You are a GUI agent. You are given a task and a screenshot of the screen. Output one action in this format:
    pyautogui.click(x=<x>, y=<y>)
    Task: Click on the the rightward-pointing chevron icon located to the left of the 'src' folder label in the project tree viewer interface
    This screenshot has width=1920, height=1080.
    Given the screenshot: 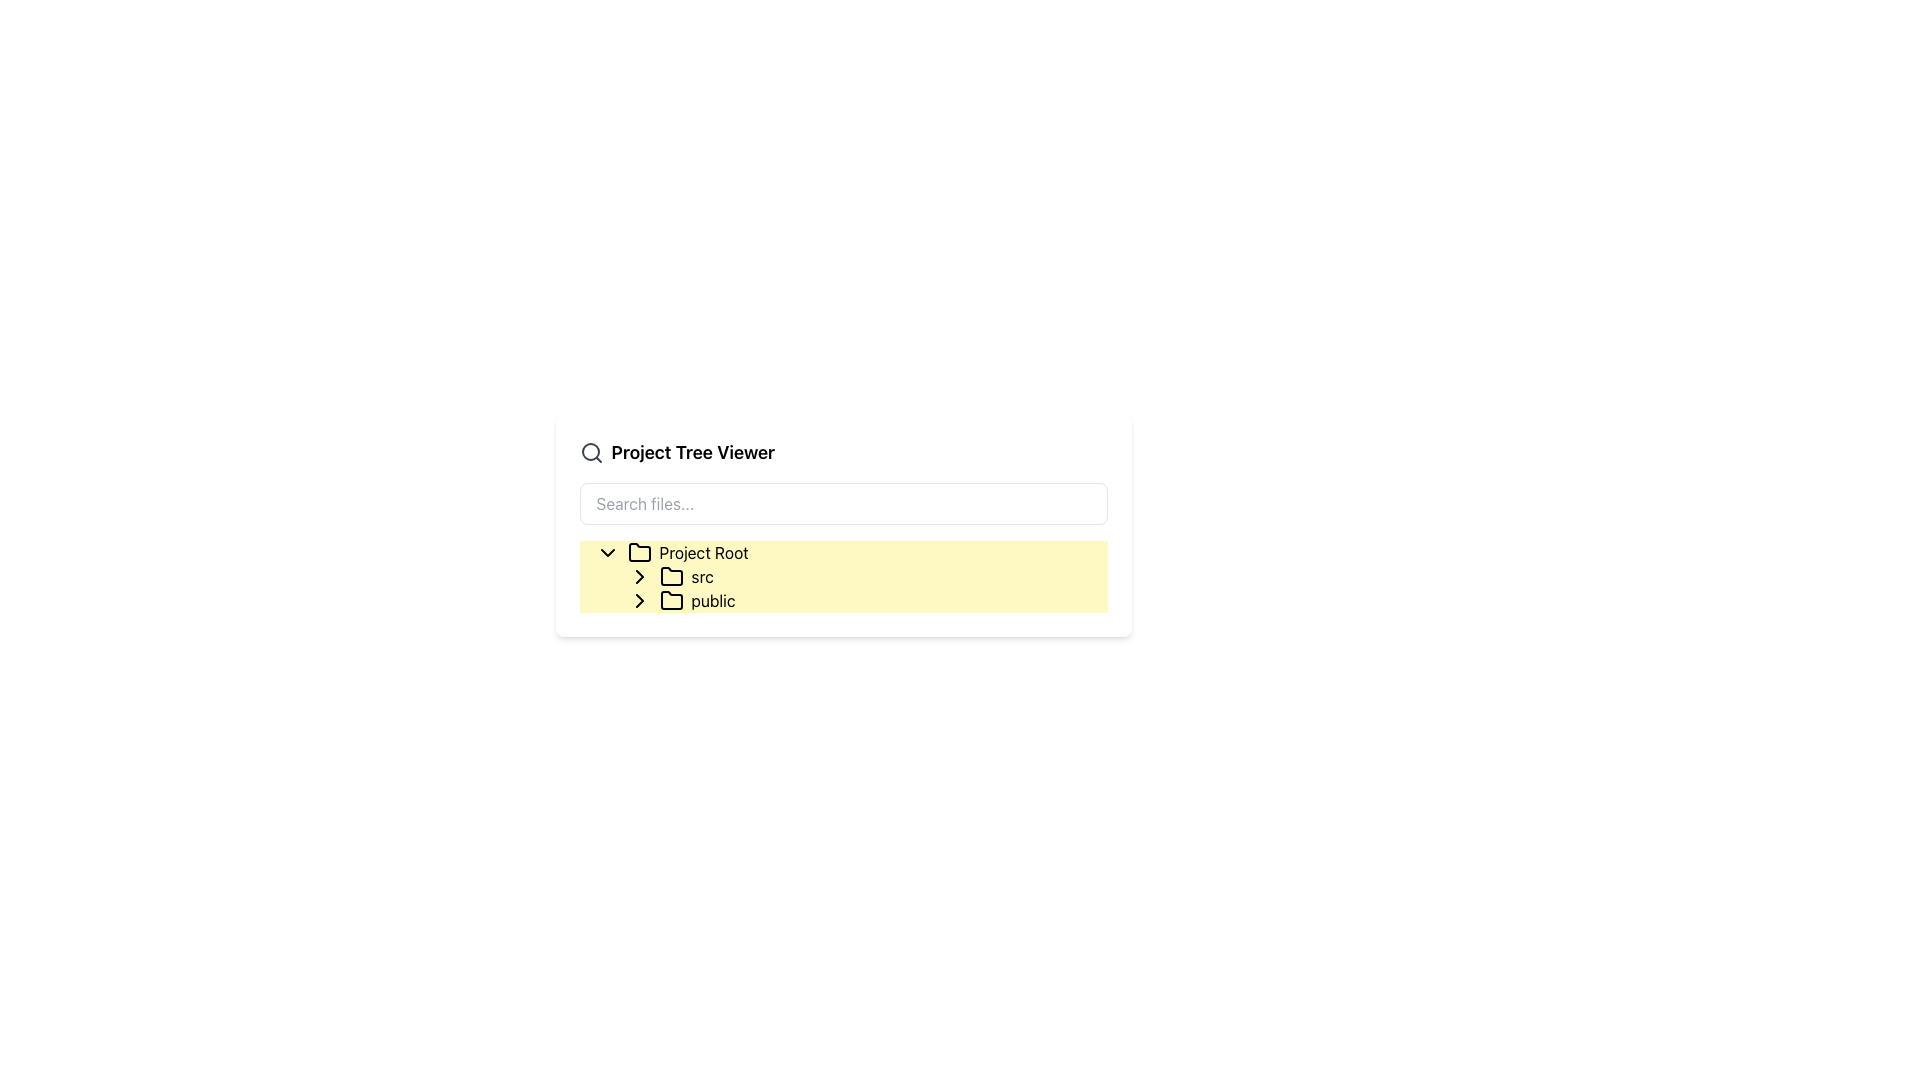 What is the action you would take?
    pyautogui.click(x=638, y=577)
    